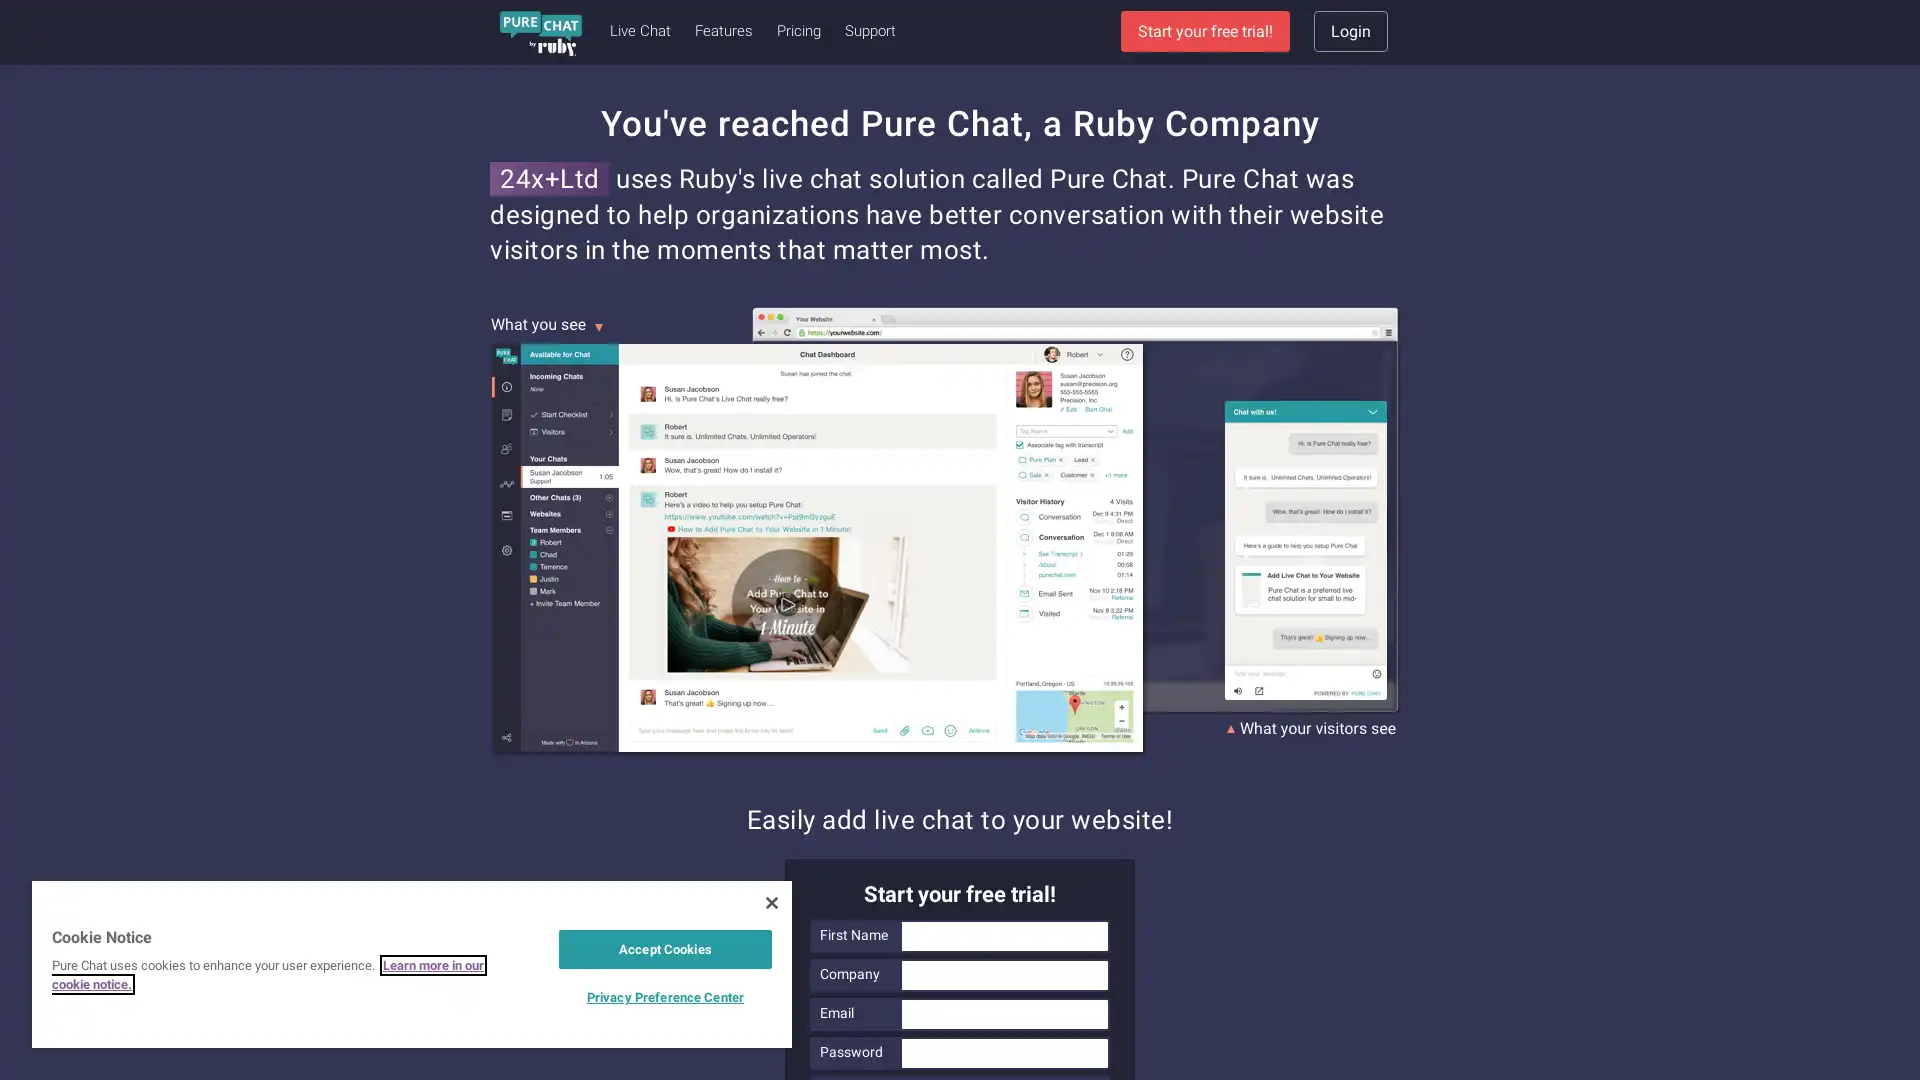  I want to click on Sign Up, so click(958, 204).